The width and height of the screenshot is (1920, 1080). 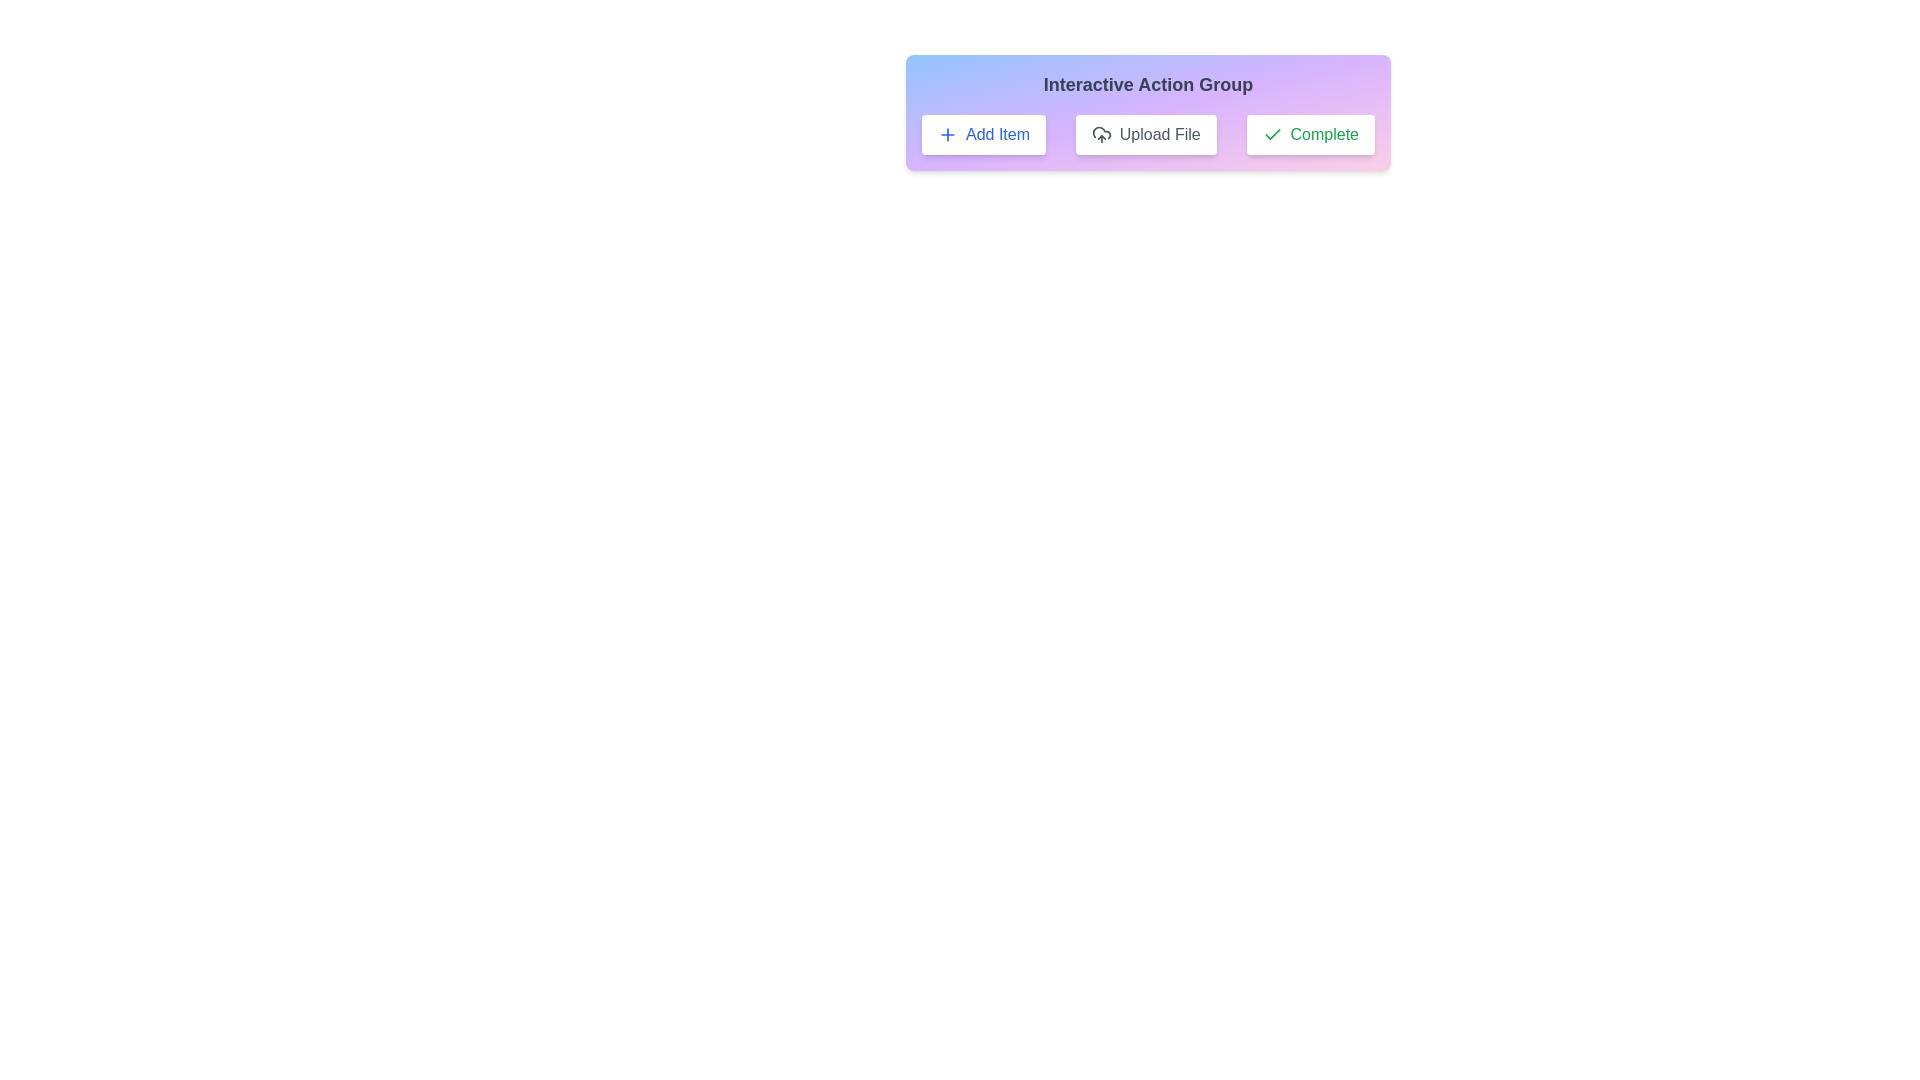 What do you see at coordinates (1148, 112) in the screenshot?
I see `the 'Upload File' button, which is a white button with rounded corners and a cloud icon with an upward arrow, located under the 'Interactive Action Group' heading` at bounding box center [1148, 112].